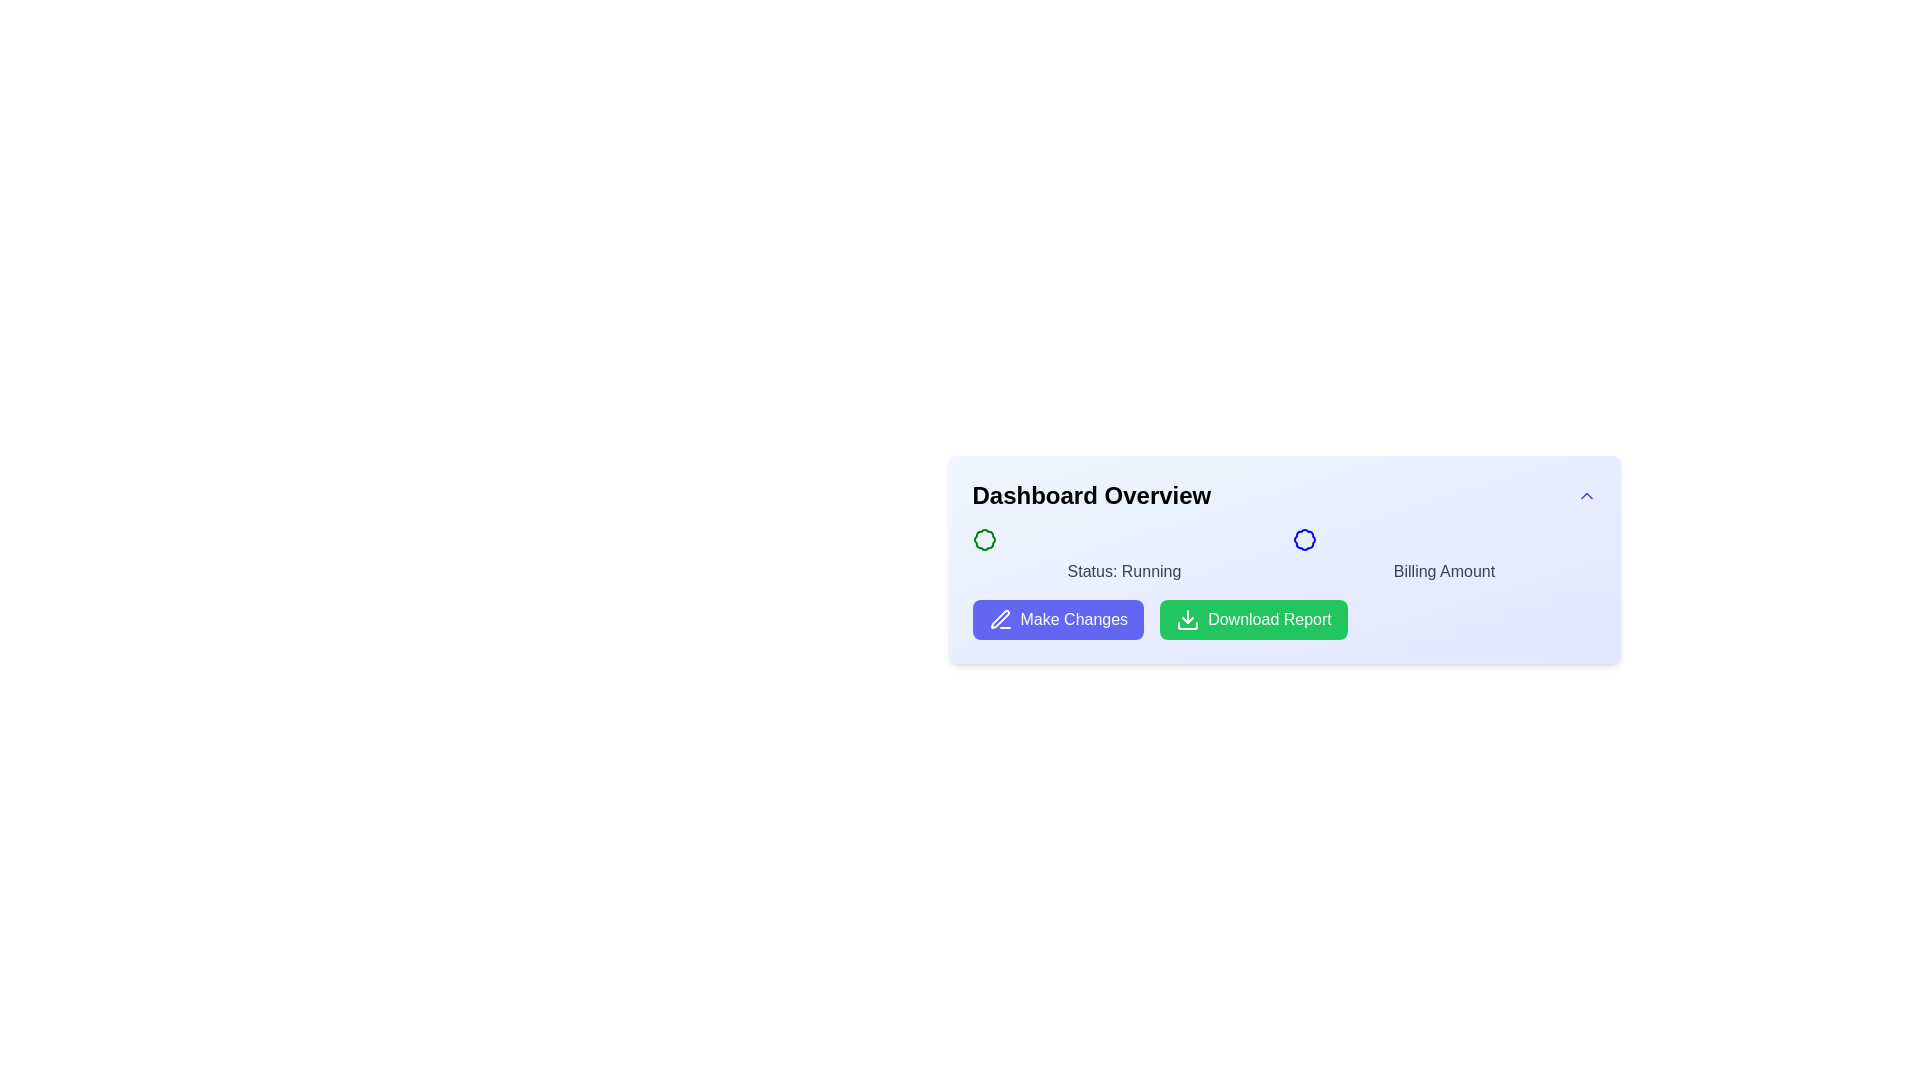  Describe the element at coordinates (1124, 555) in the screenshot. I see `the text label displaying 'Status: Running', which is styled in a medium-sized, bold font and located below the 'Dashboard Overview' heading, adjacent to a green circular badge on the left` at that location.